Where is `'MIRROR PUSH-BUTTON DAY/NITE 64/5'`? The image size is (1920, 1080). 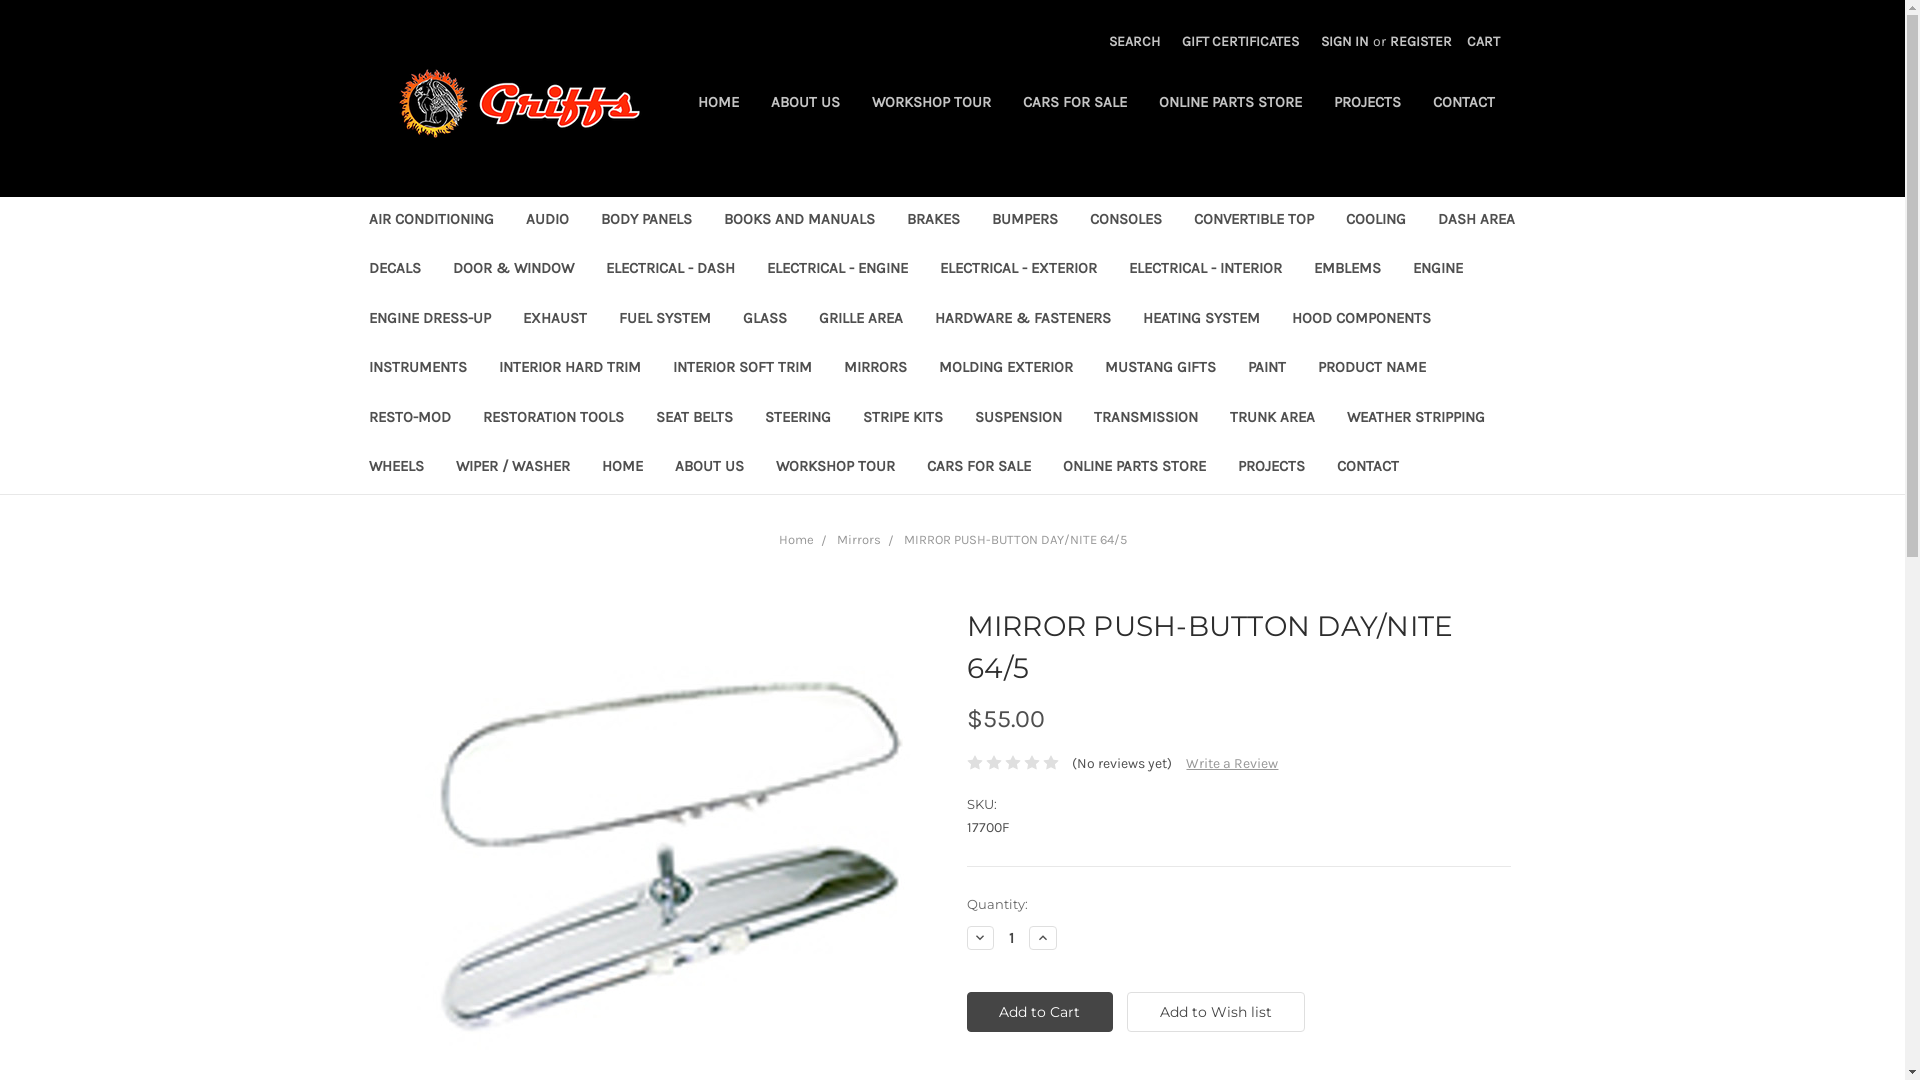 'MIRROR PUSH-BUTTON DAY/NITE 64/5' is located at coordinates (666, 833).